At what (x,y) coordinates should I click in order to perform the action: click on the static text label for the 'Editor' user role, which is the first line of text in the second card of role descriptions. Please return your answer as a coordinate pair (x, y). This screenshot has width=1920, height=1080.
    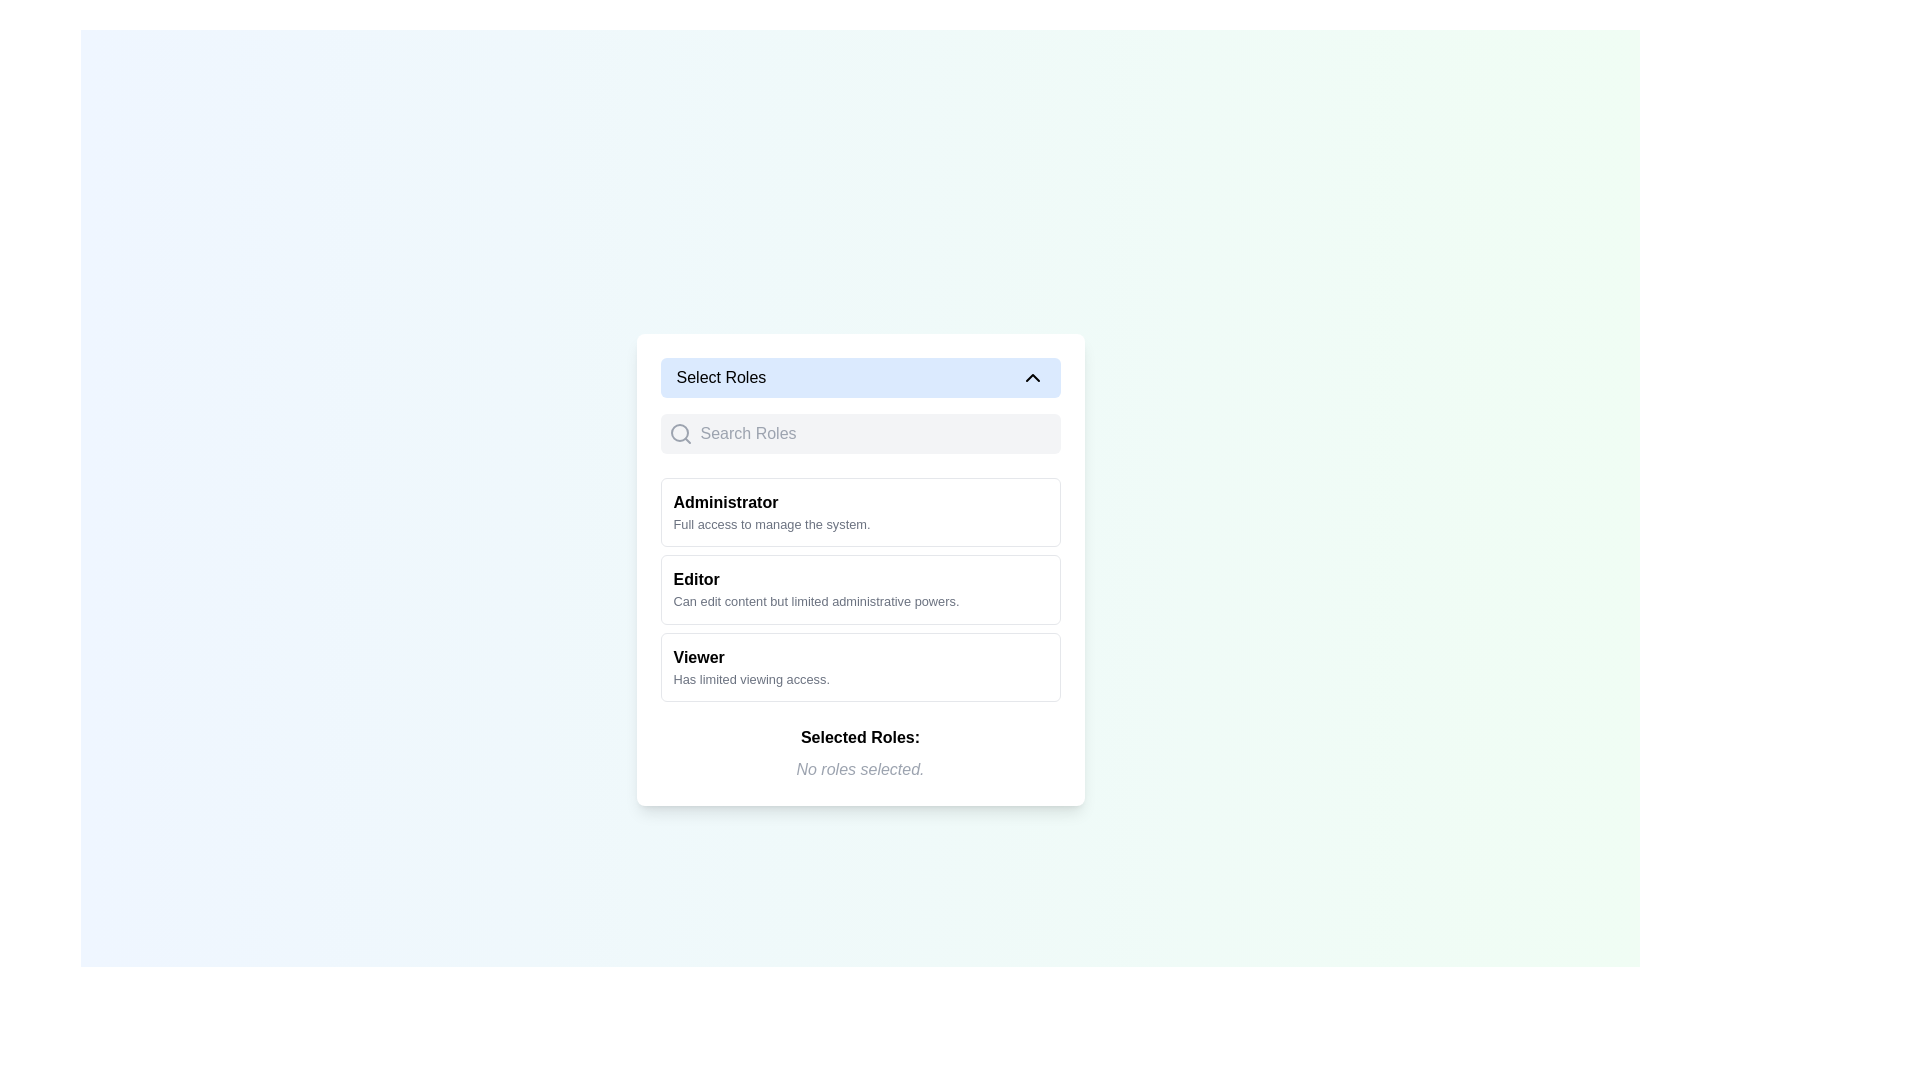
    Looking at the image, I should click on (696, 580).